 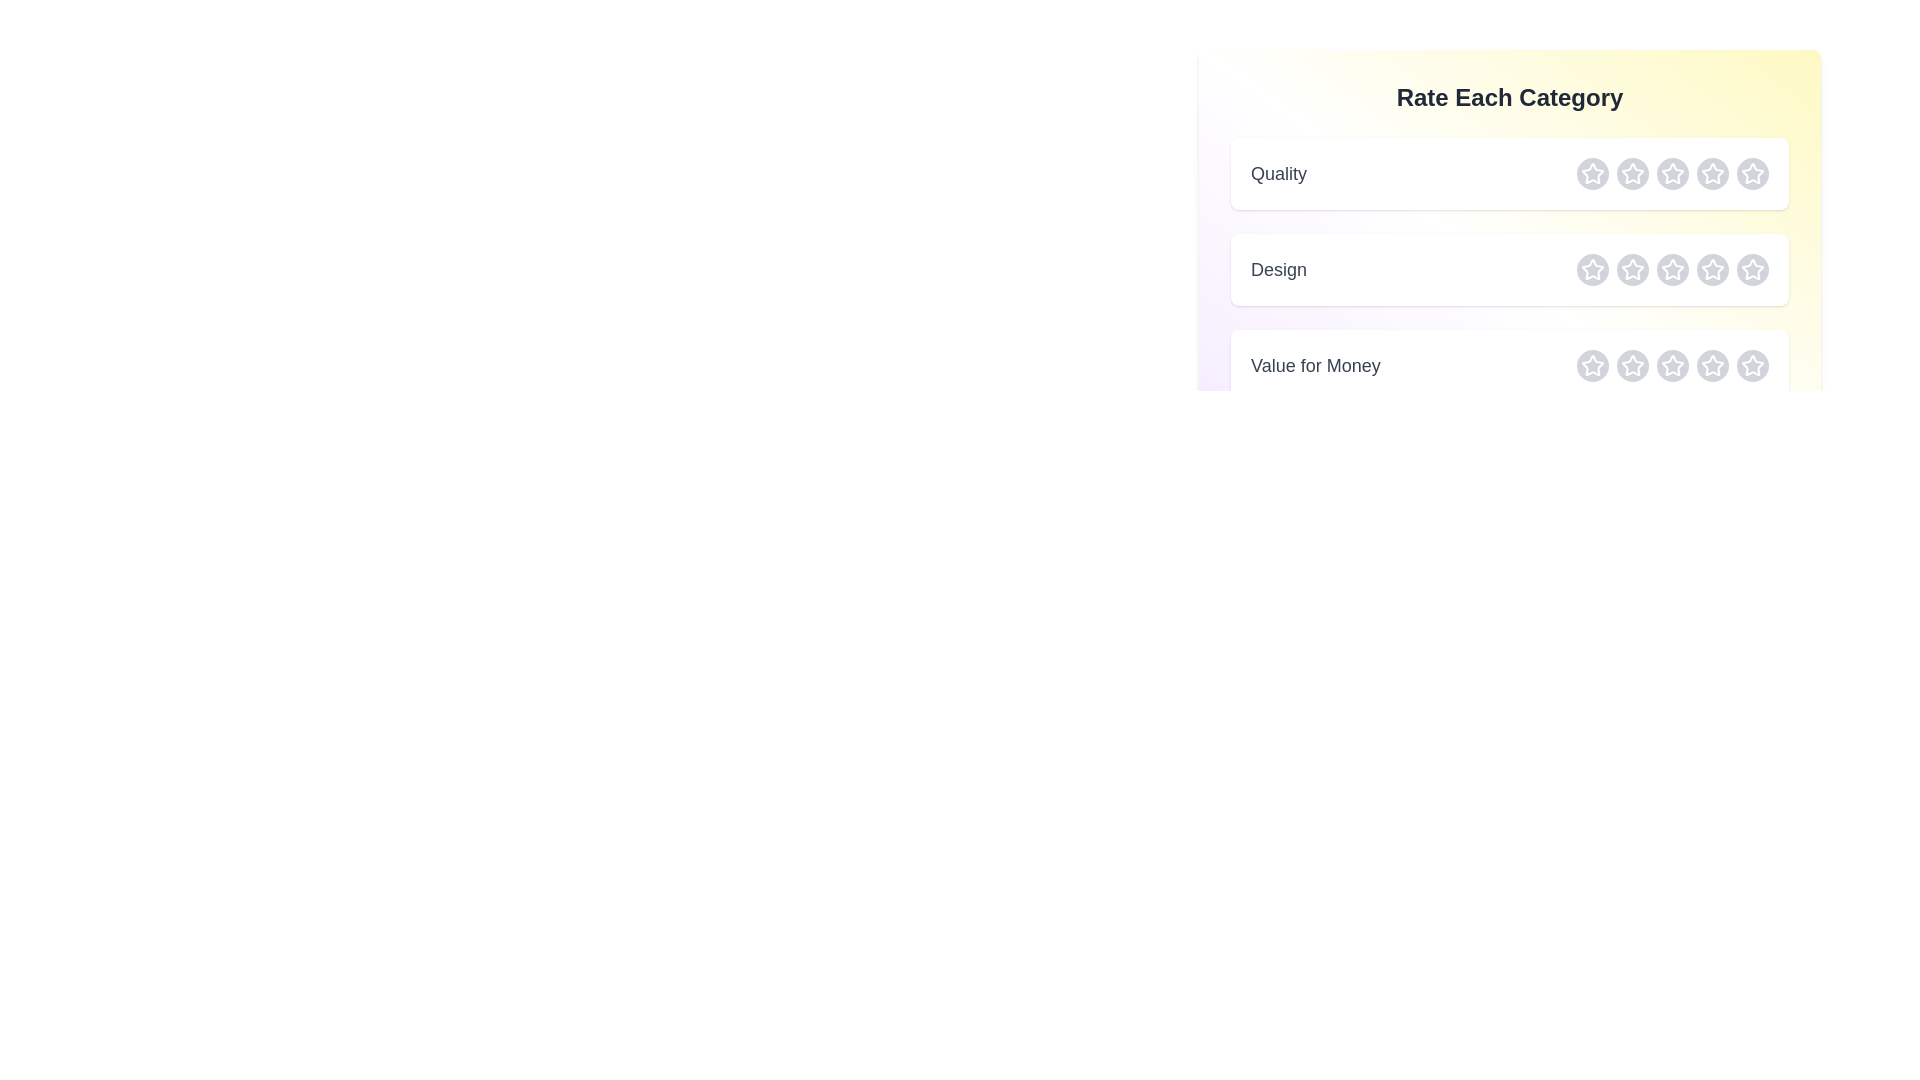 I want to click on the star corresponding to 2 stars in the selected category, so click(x=1632, y=172).